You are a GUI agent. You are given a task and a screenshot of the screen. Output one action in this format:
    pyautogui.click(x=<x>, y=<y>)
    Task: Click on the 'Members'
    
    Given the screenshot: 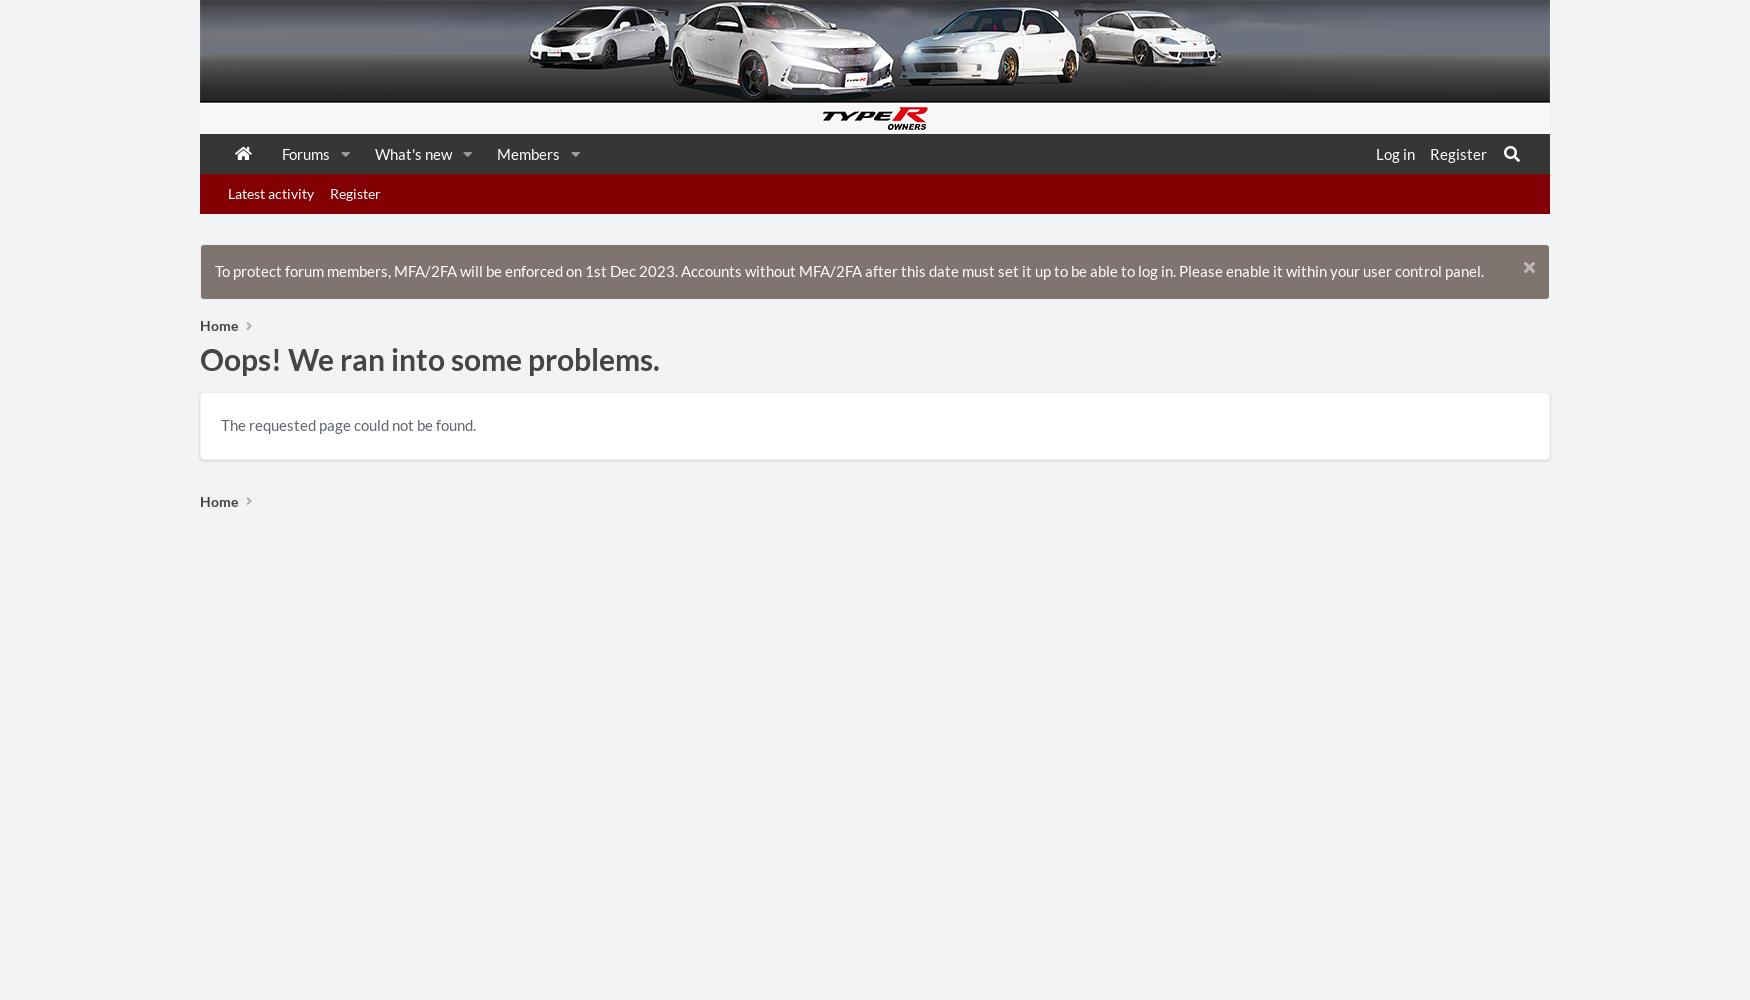 What is the action you would take?
    pyautogui.click(x=526, y=154)
    